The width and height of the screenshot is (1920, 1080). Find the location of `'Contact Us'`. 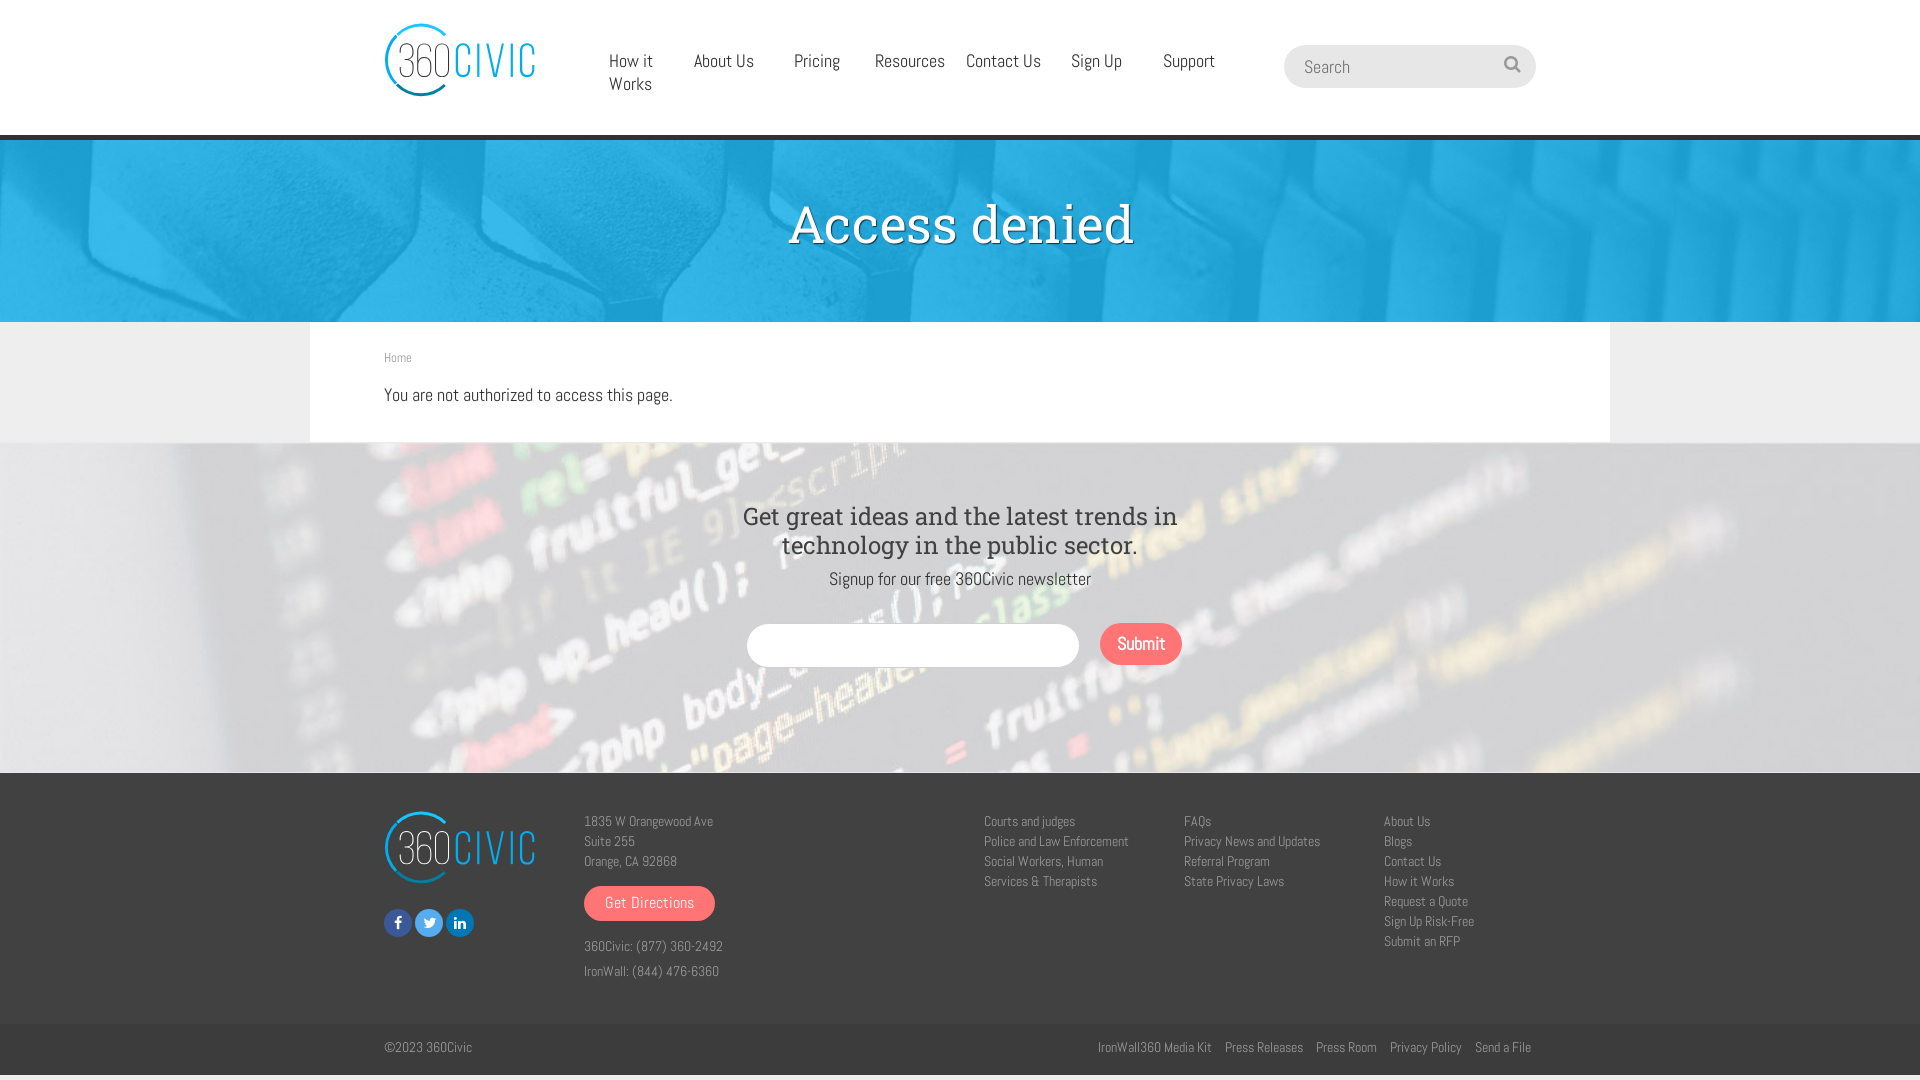

'Contact Us' is located at coordinates (1411, 859).